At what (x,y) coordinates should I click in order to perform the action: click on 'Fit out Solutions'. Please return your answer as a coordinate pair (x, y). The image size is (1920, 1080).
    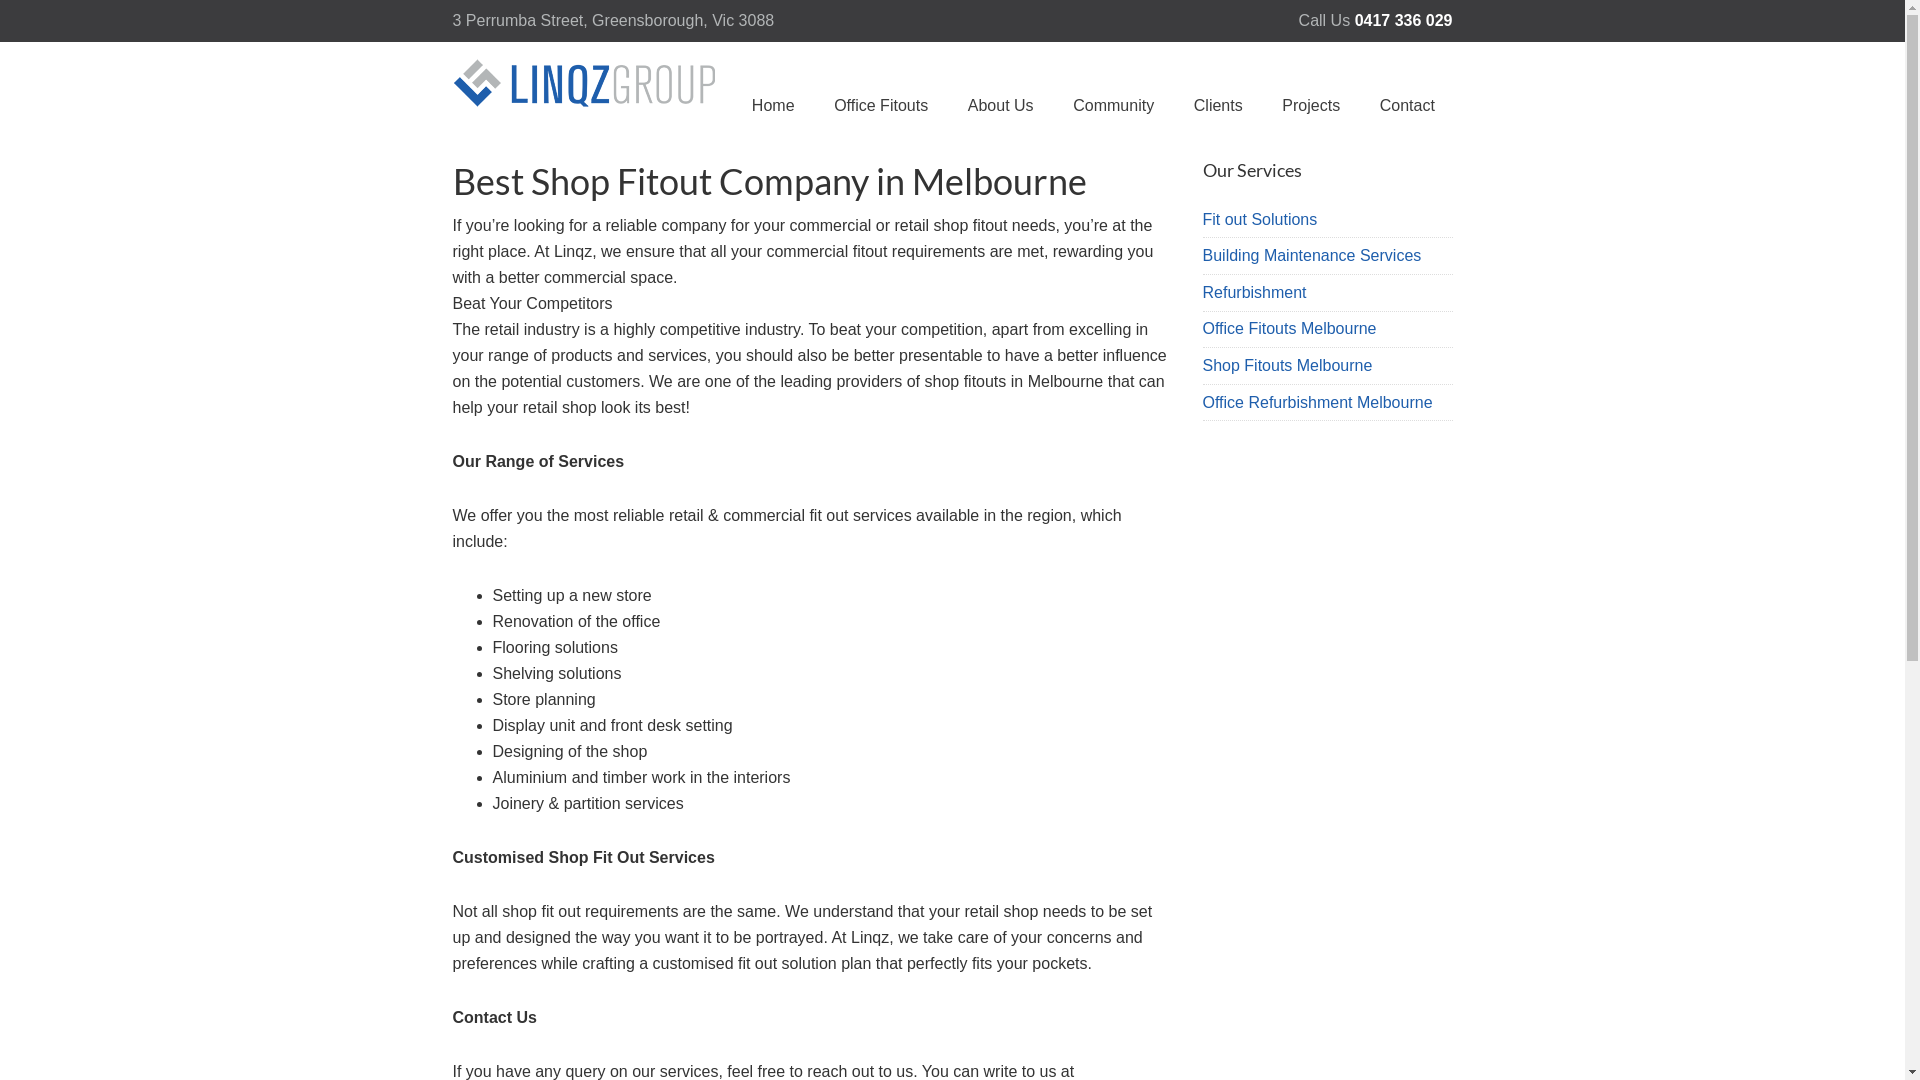
    Looking at the image, I should click on (1326, 219).